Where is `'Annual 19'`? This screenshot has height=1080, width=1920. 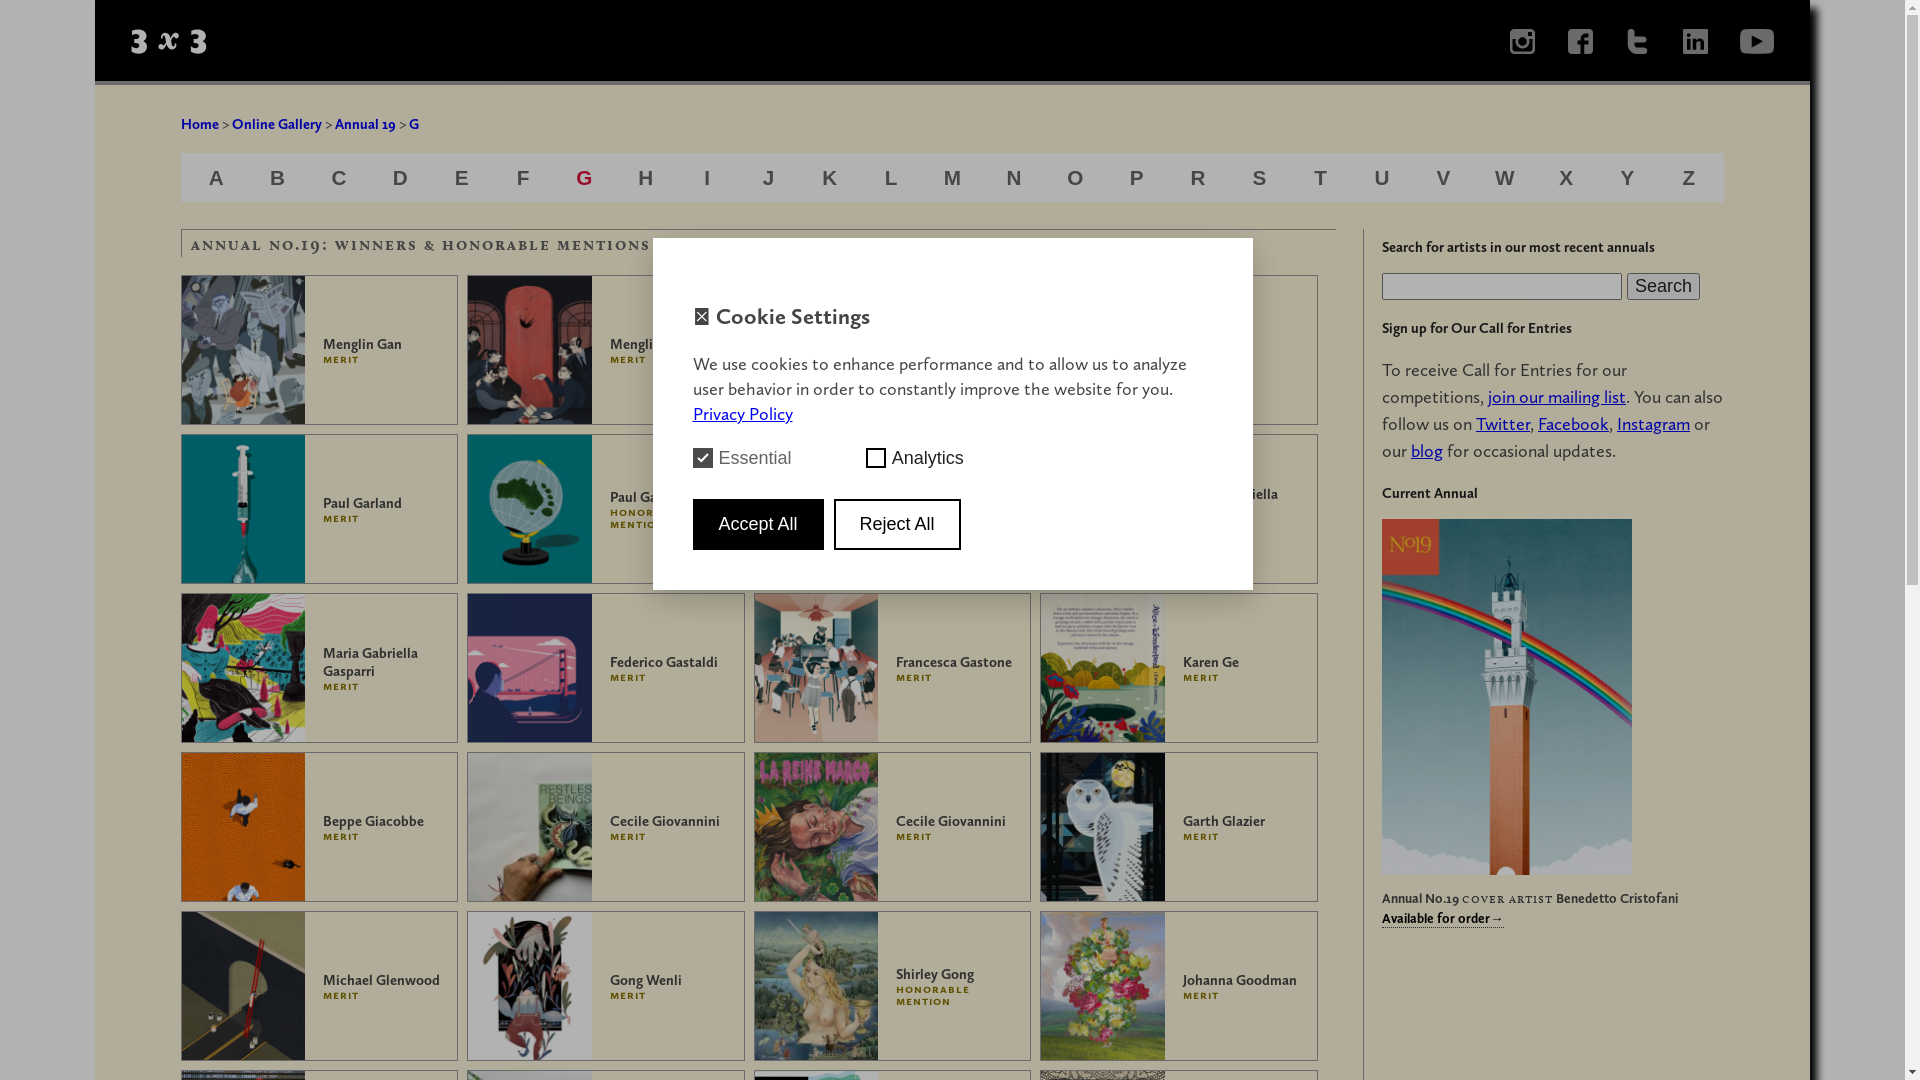
'Annual 19' is located at coordinates (365, 123).